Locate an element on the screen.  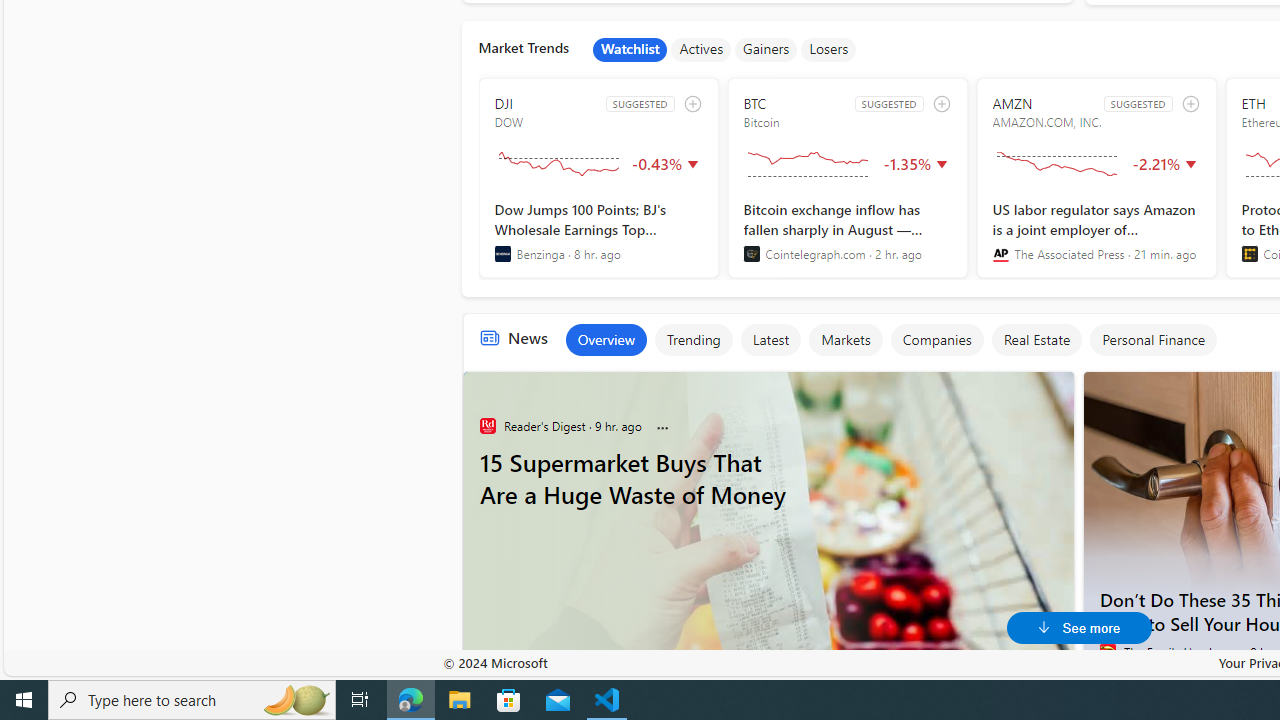
'The Associated Press' is located at coordinates (1000, 253).